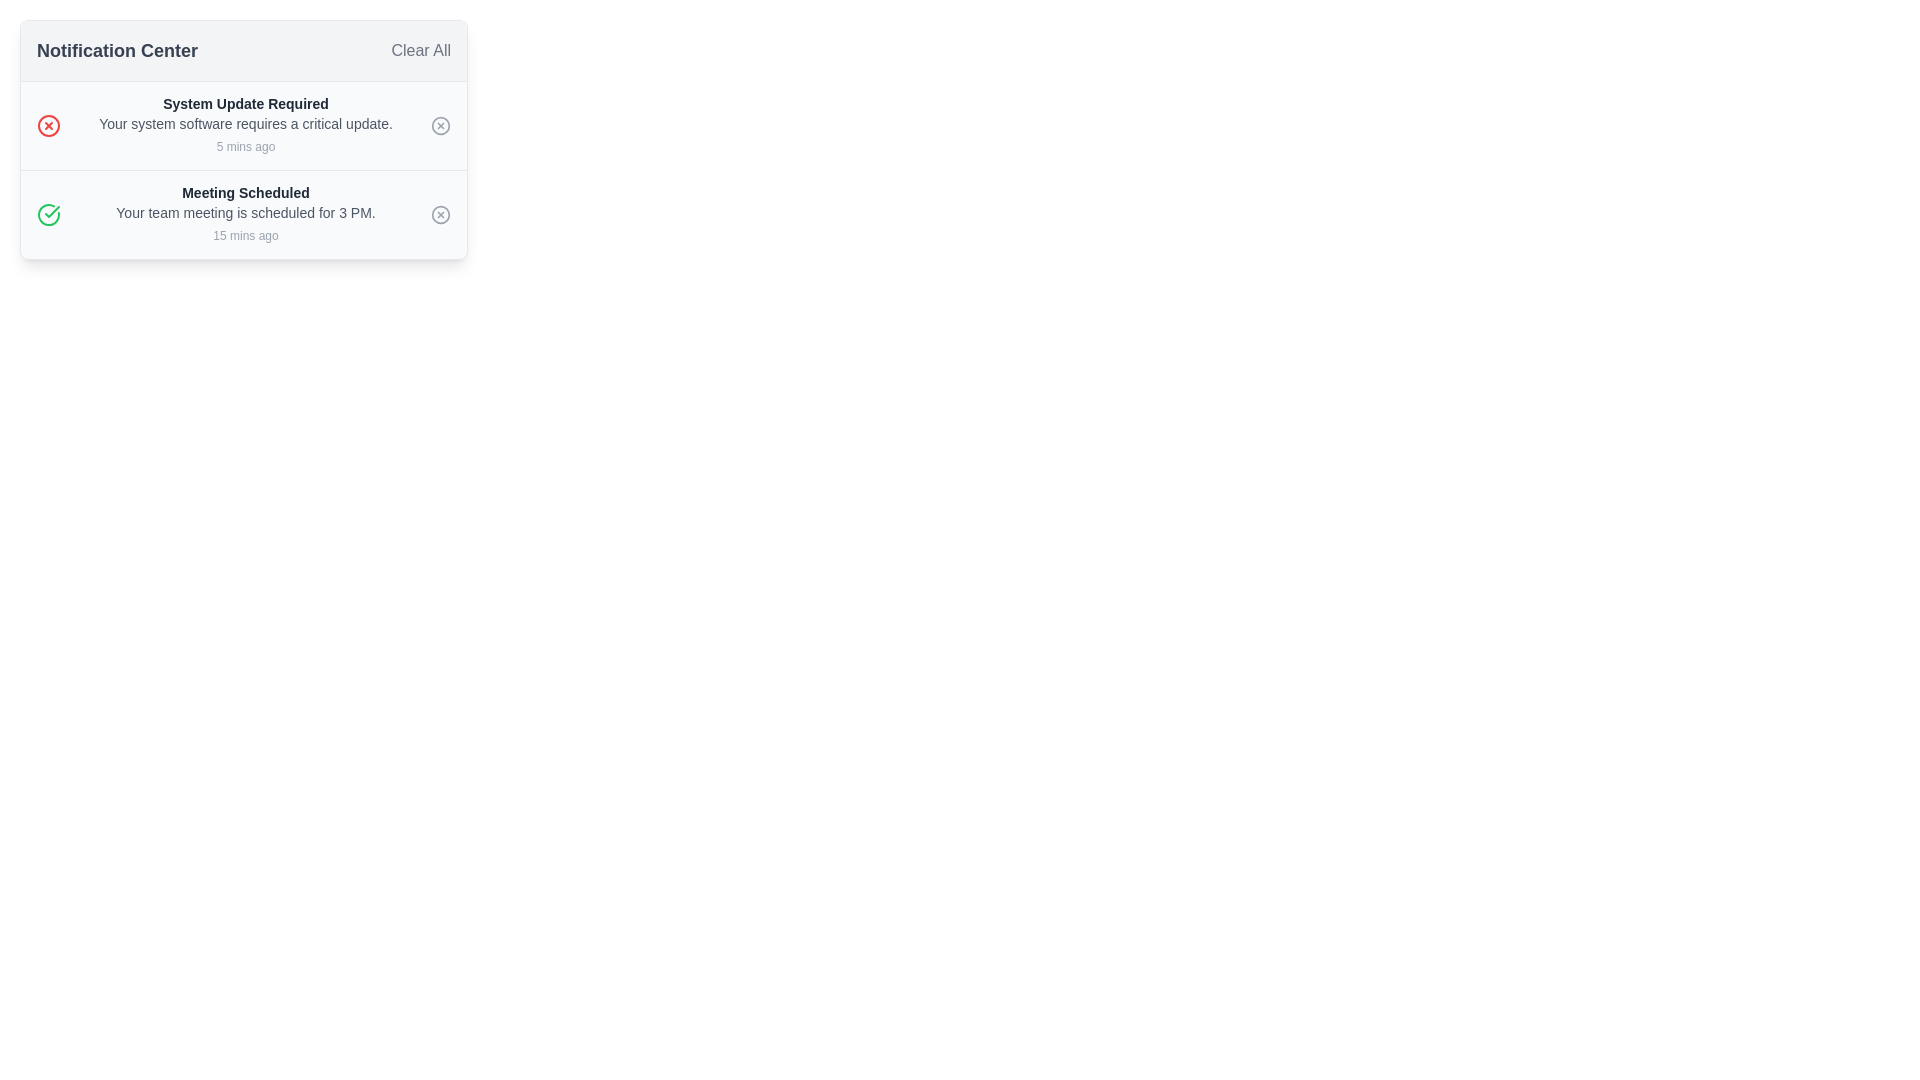 The width and height of the screenshot is (1920, 1080). Describe the element at coordinates (244, 212) in the screenshot. I see `the static text element that provides additional information about the meeting schedule, located below the 'Meeting Scheduled' header` at that location.